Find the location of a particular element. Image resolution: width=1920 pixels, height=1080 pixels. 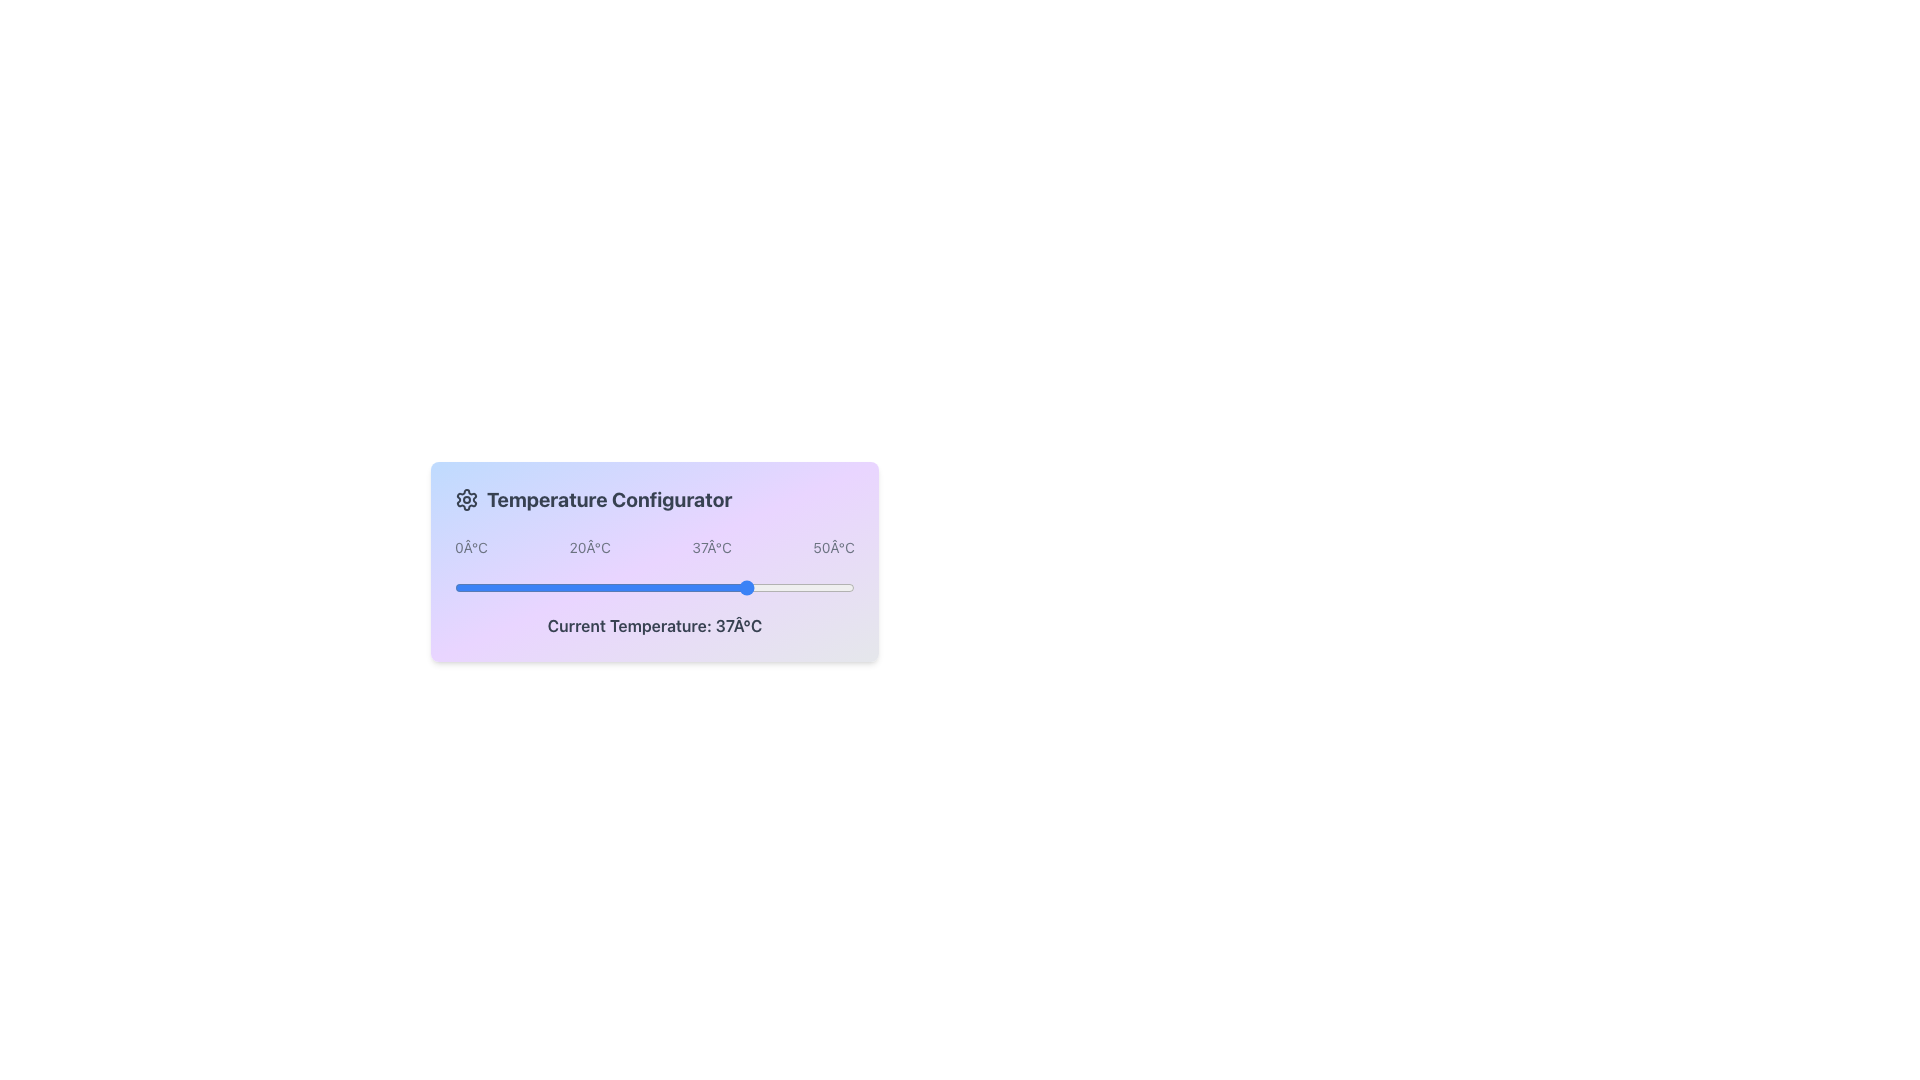

the temperature is located at coordinates (846, 586).